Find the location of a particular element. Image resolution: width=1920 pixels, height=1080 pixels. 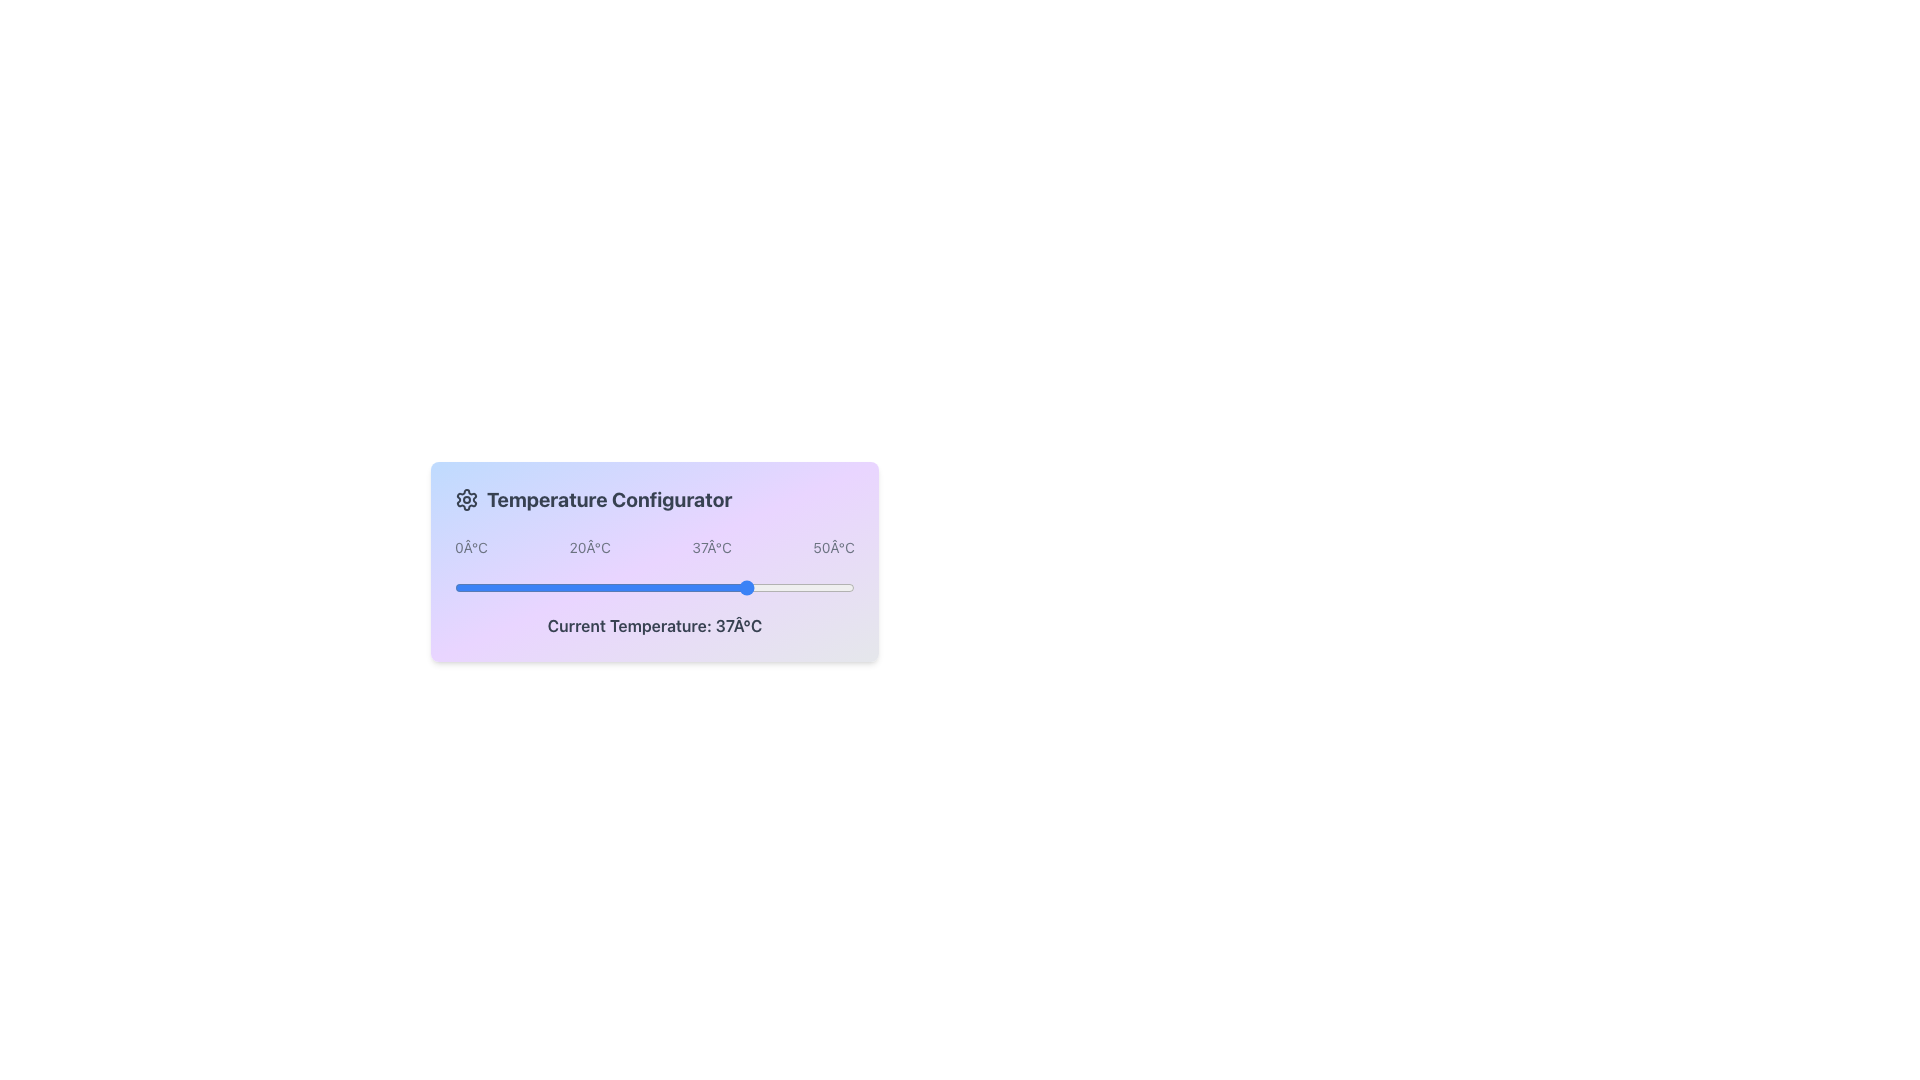

the temperature is located at coordinates (846, 586).